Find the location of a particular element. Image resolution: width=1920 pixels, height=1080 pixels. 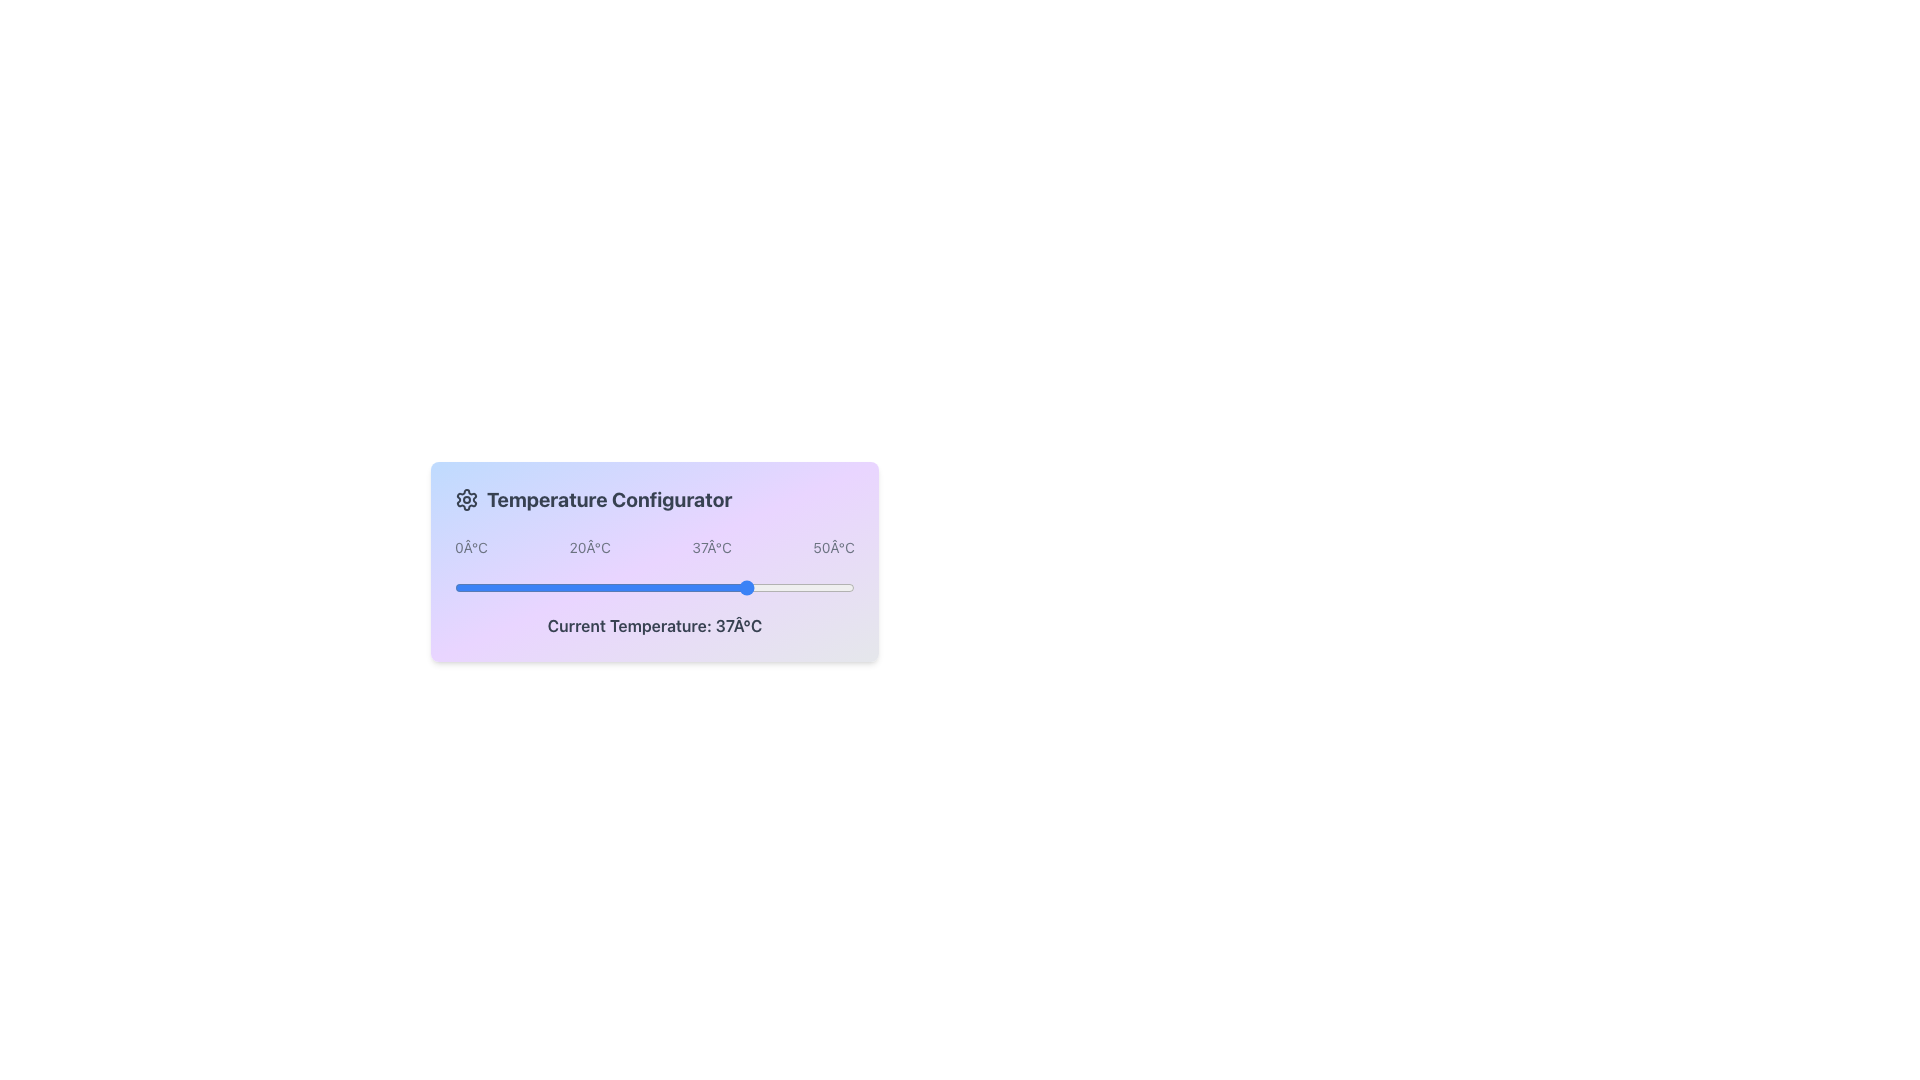

the temperature is located at coordinates (846, 586).